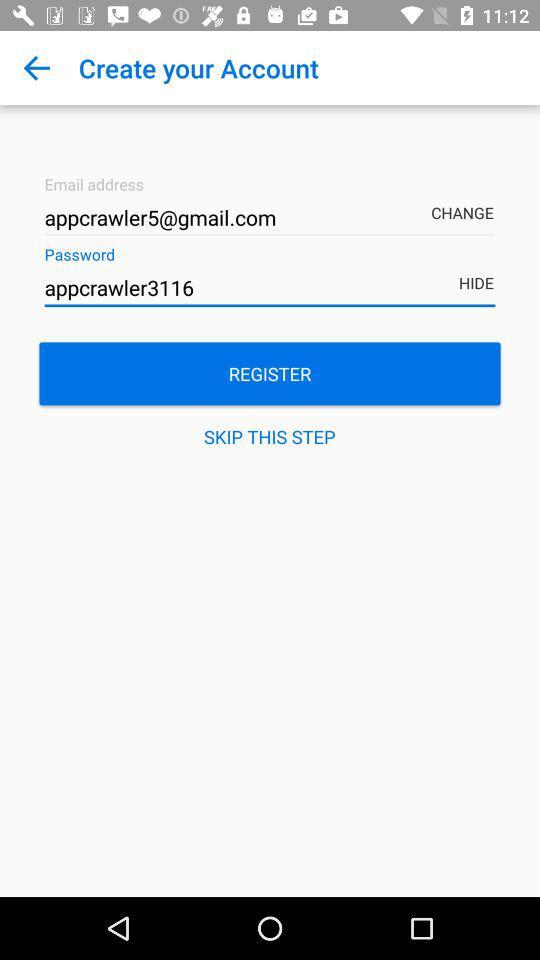  Describe the element at coordinates (270, 287) in the screenshot. I see `the icon above the register item` at that location.